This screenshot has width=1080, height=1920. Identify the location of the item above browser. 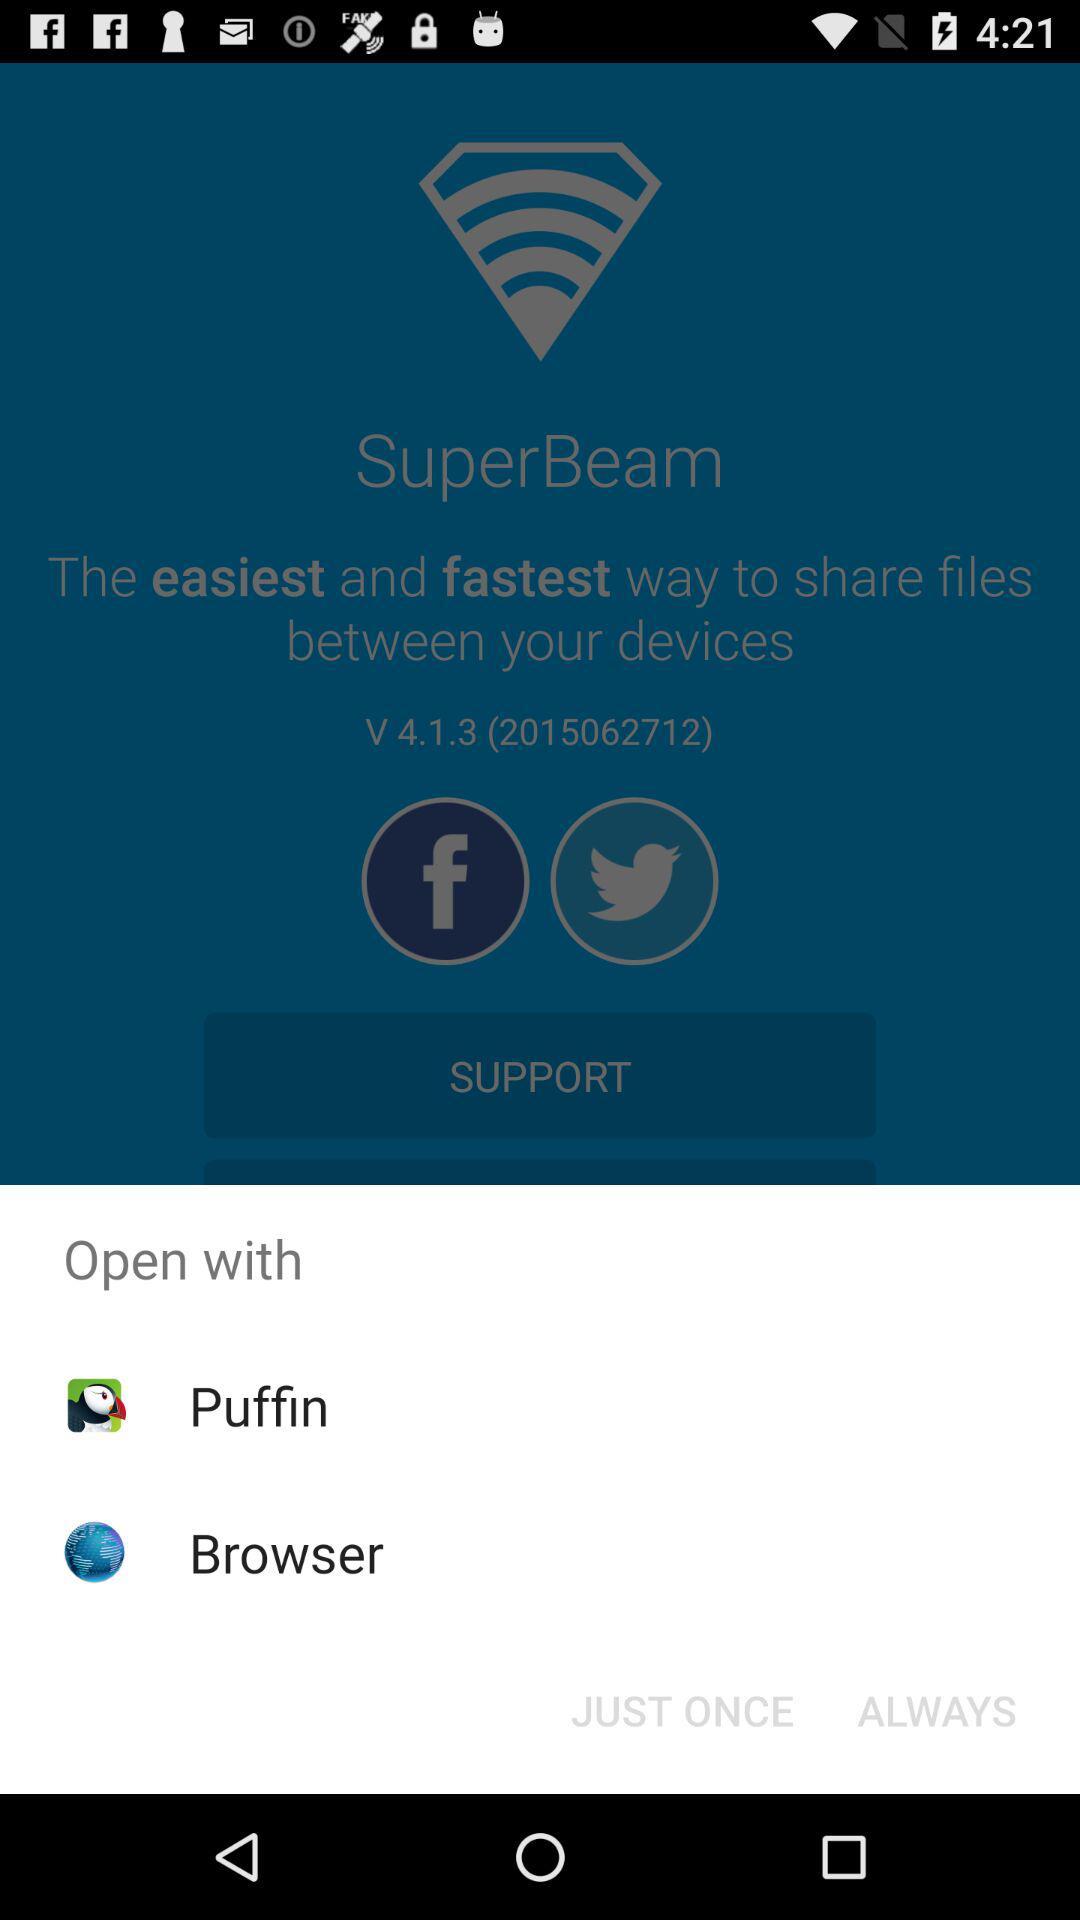
(258, 1404).